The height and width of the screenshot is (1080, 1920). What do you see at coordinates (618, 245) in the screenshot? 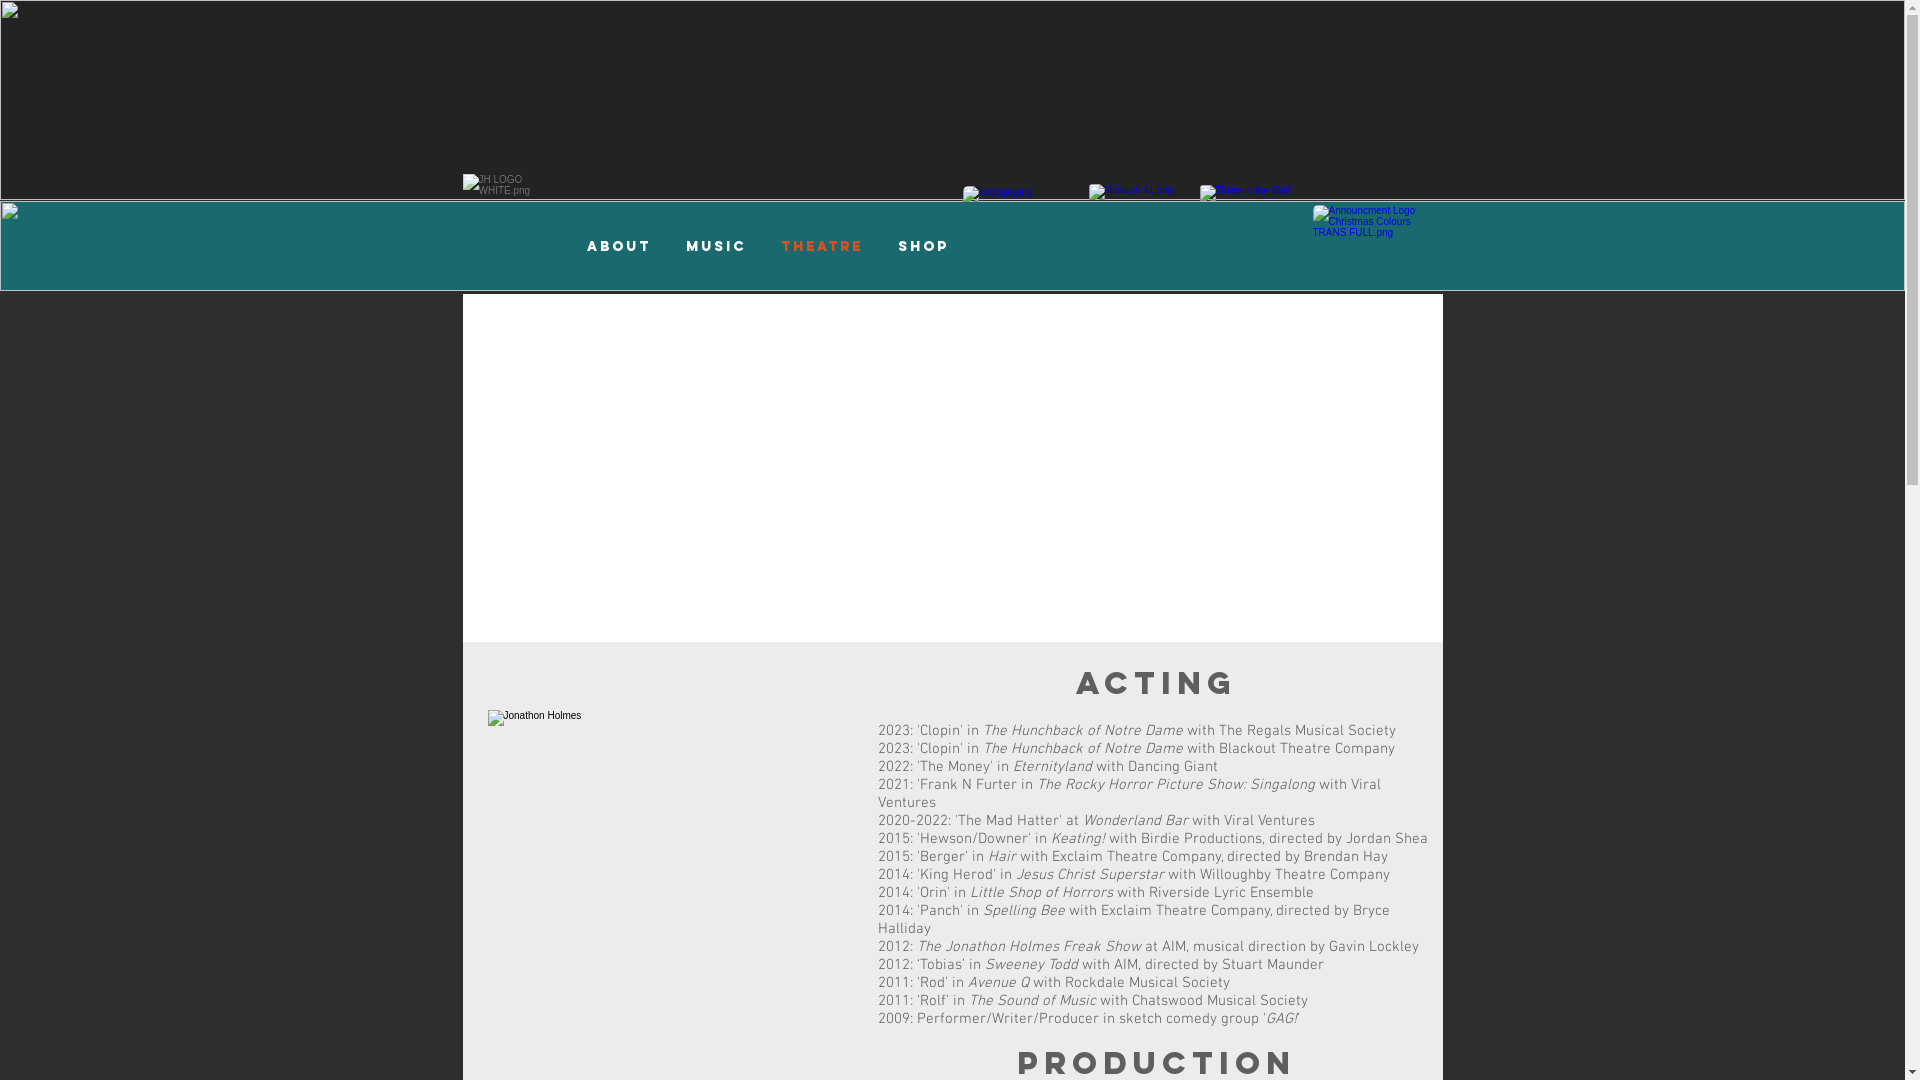
I see `'ABOUT'` at bounding box center [618, 245].